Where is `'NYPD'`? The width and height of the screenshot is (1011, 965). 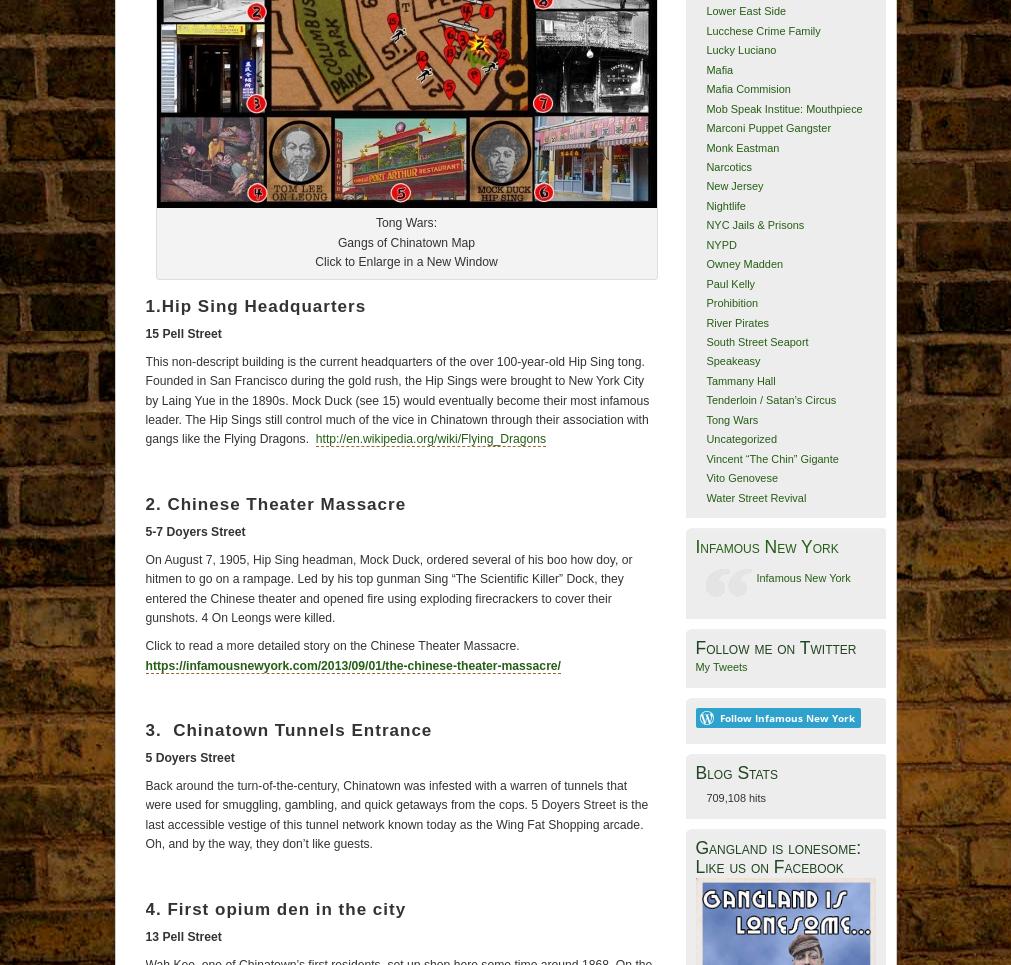
'NYPD' is located at coordinates (720, 242).